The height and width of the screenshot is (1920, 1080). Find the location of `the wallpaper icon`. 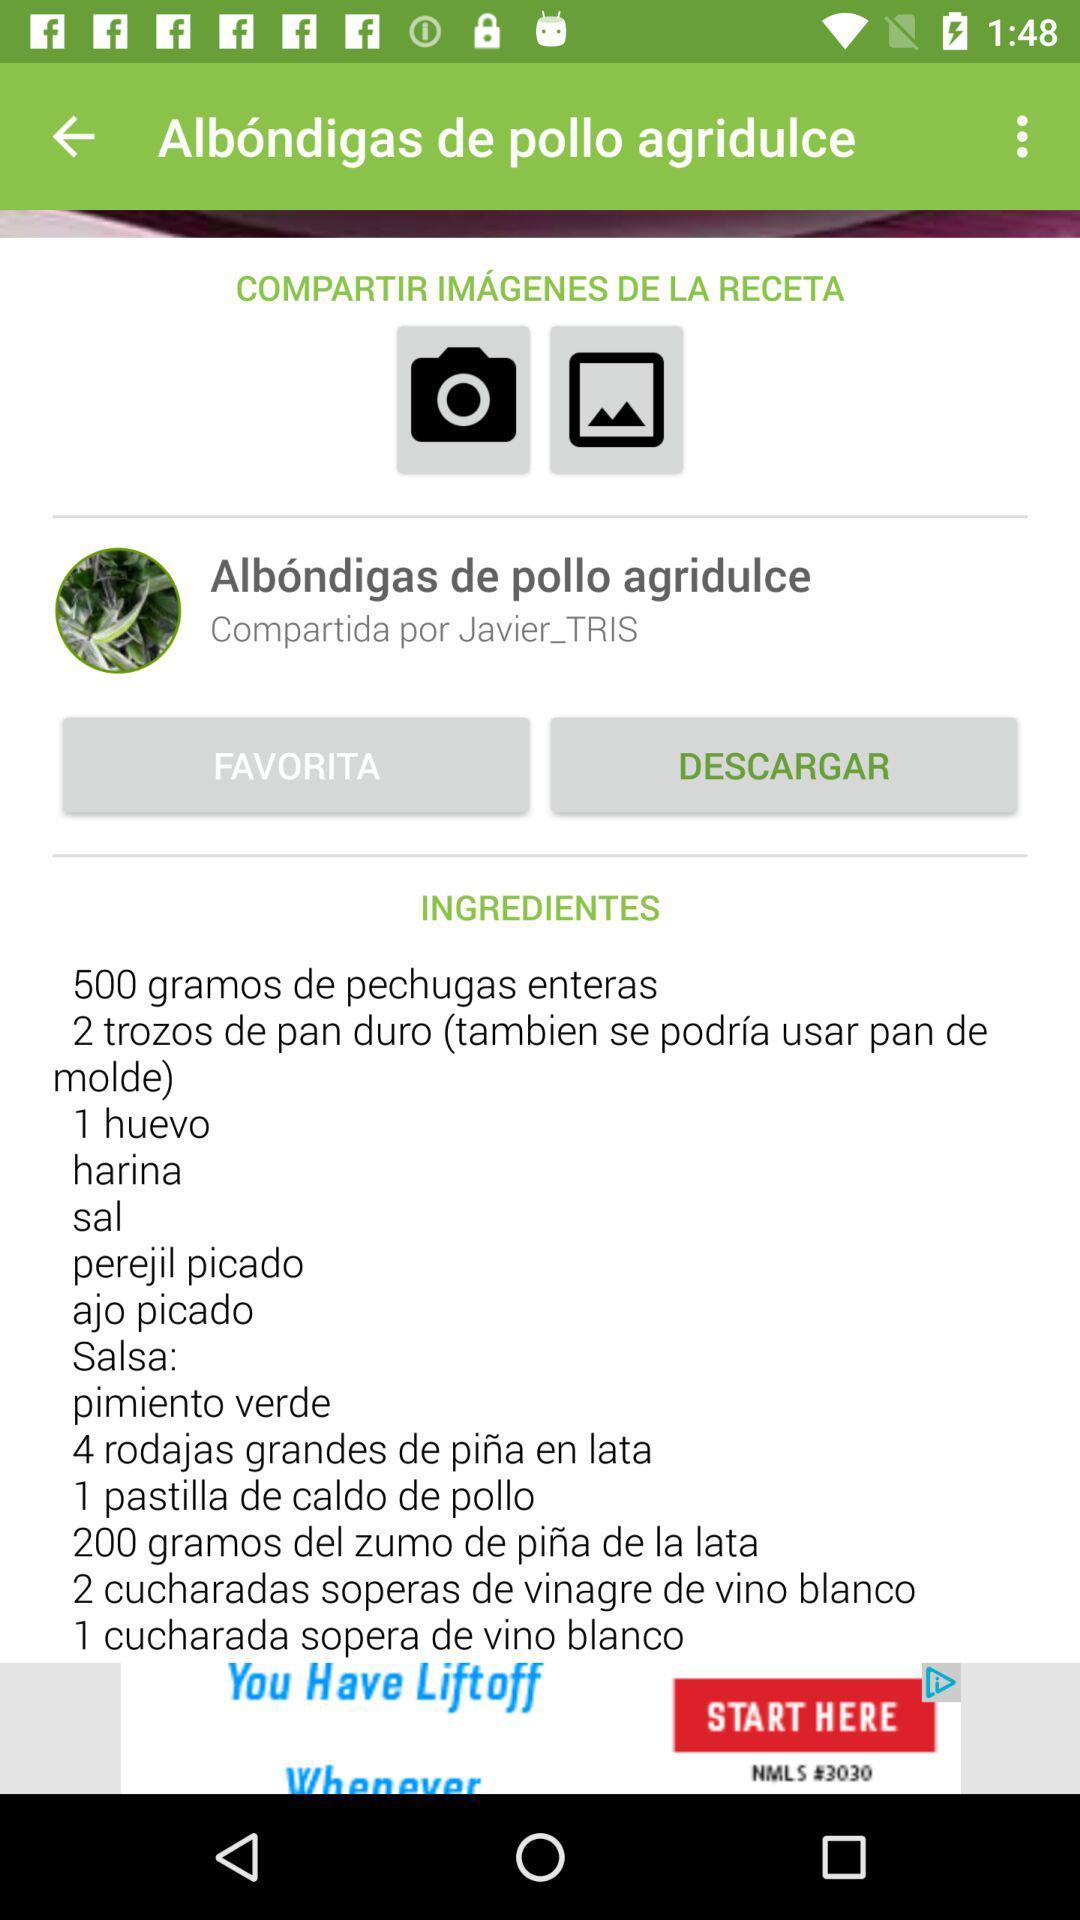

the wallpaper icon is located at coordinates (615, 399).